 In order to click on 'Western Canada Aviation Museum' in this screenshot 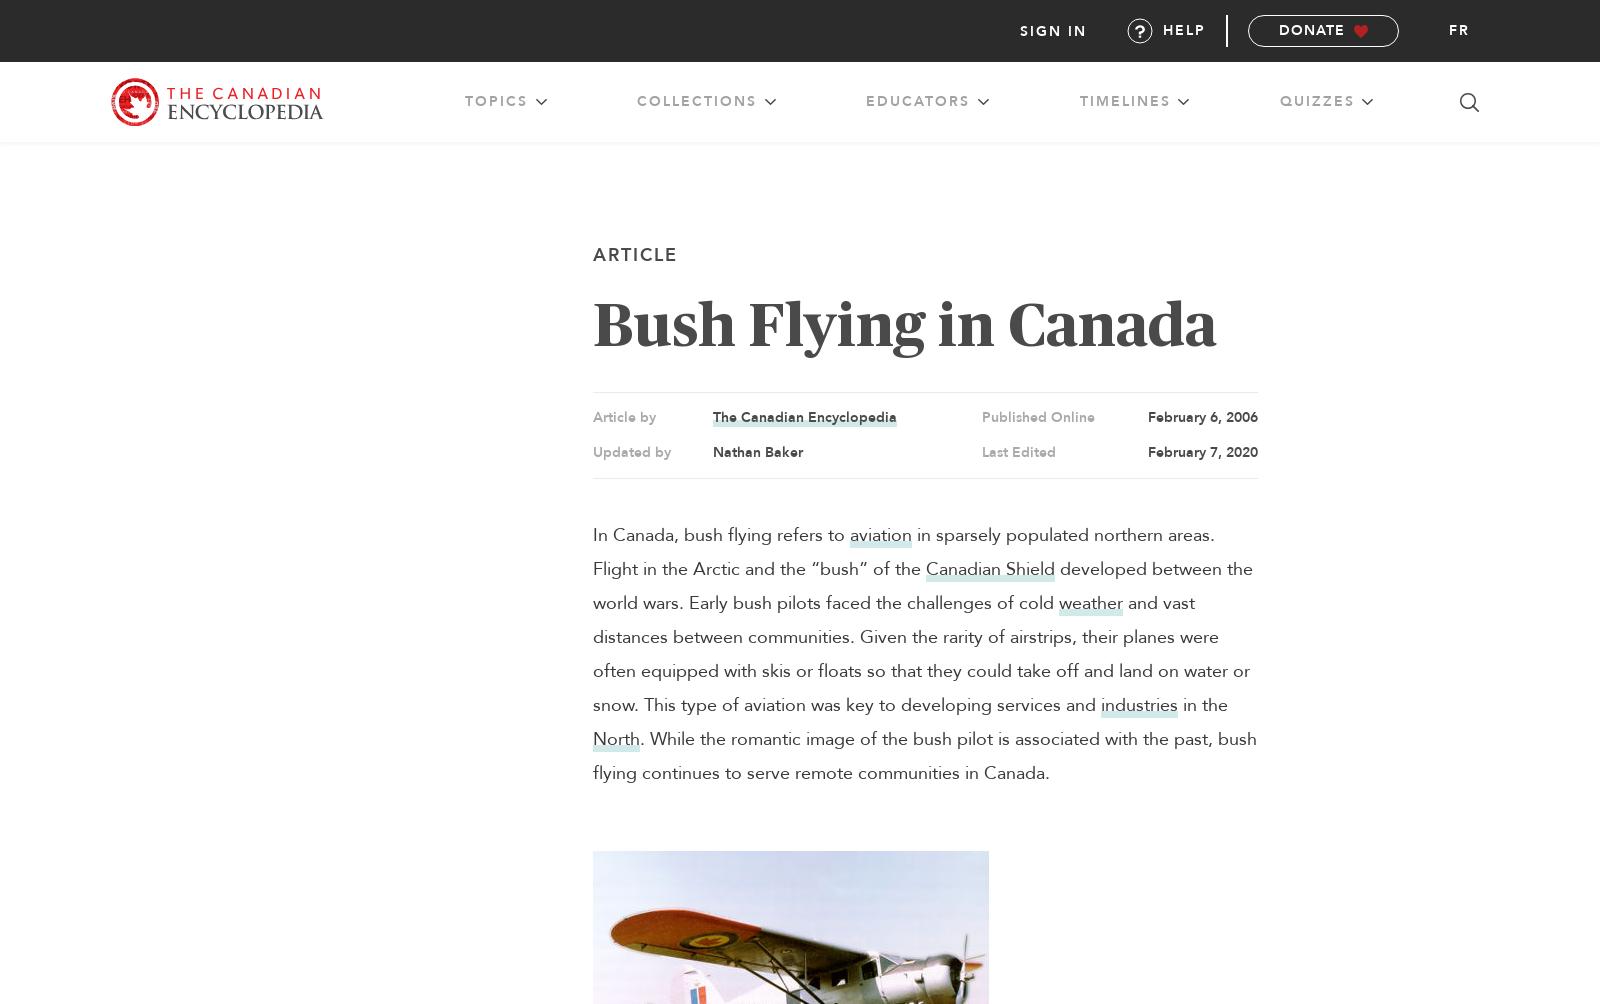, I will do `click(507, 383)`.